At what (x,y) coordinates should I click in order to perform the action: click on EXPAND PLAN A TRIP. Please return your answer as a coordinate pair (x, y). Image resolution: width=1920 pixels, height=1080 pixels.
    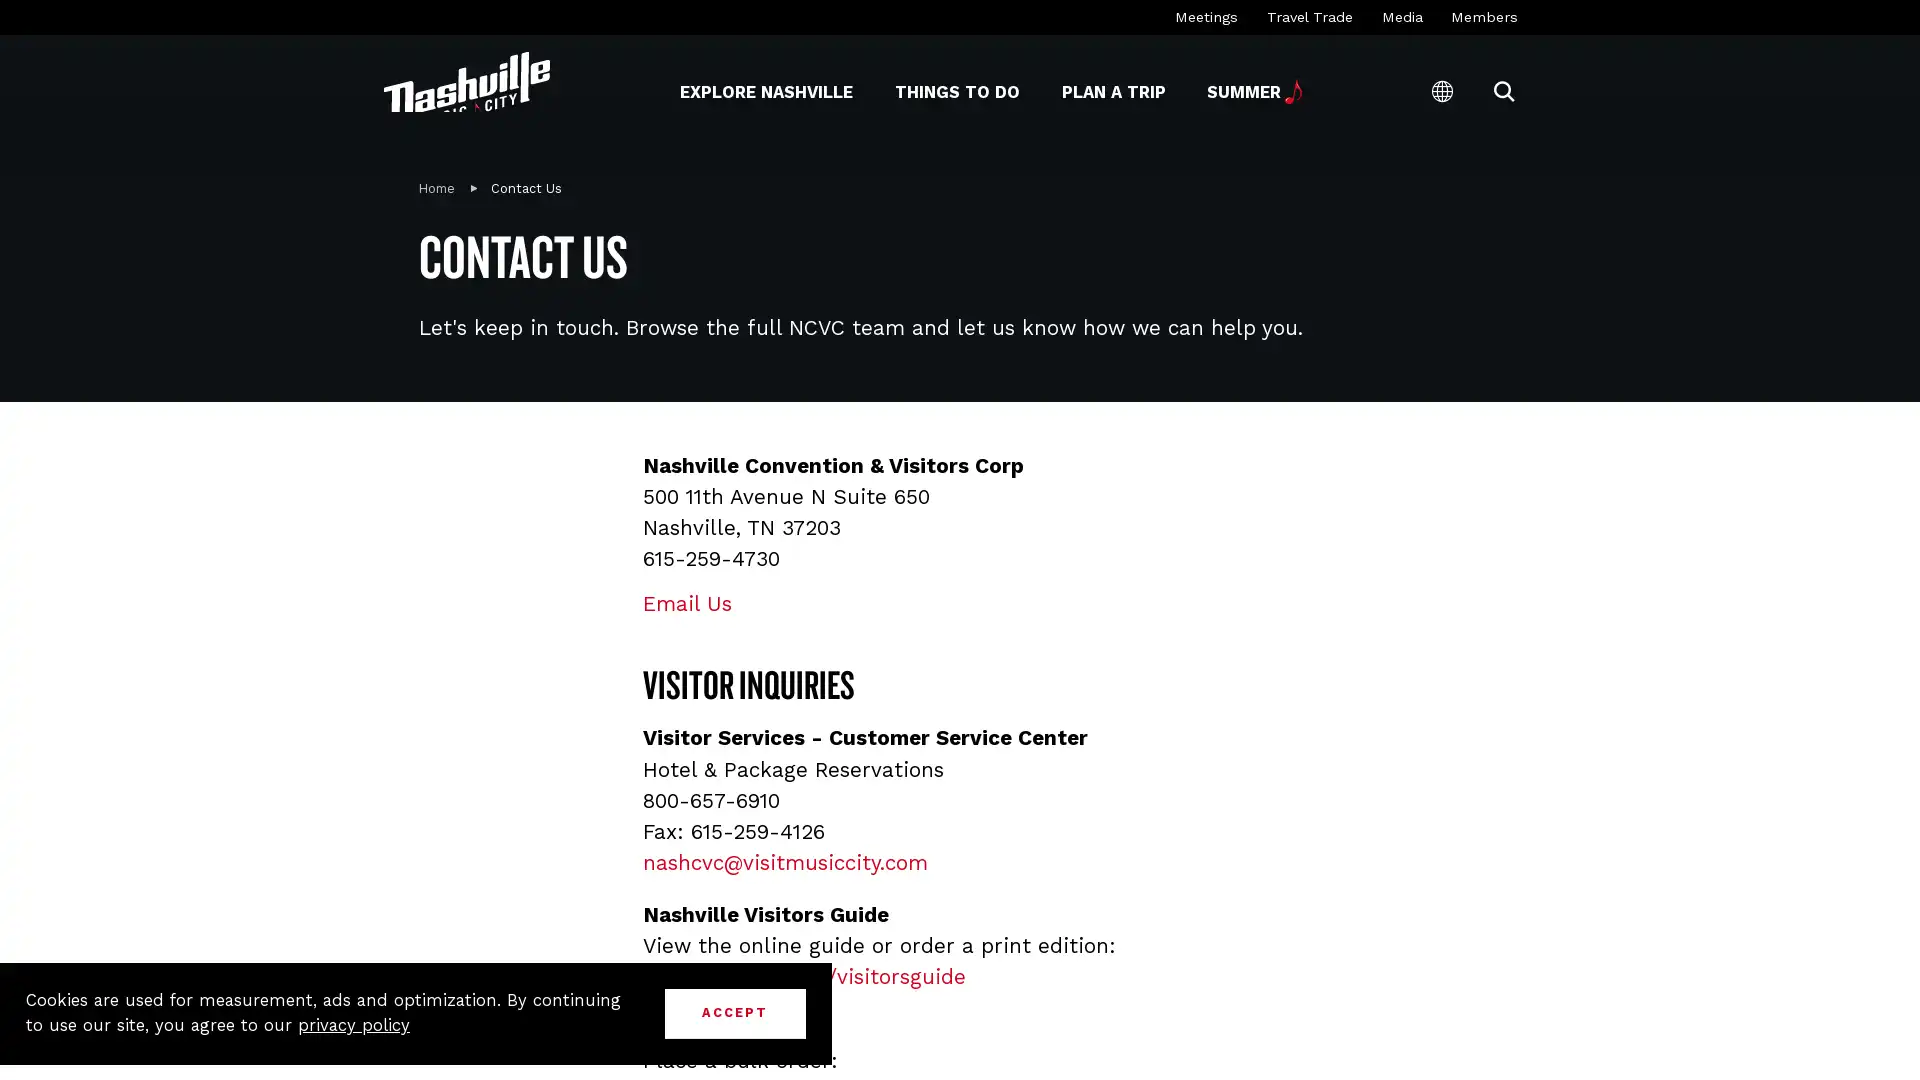
    Looking at the image, I should click on (1059, 91).